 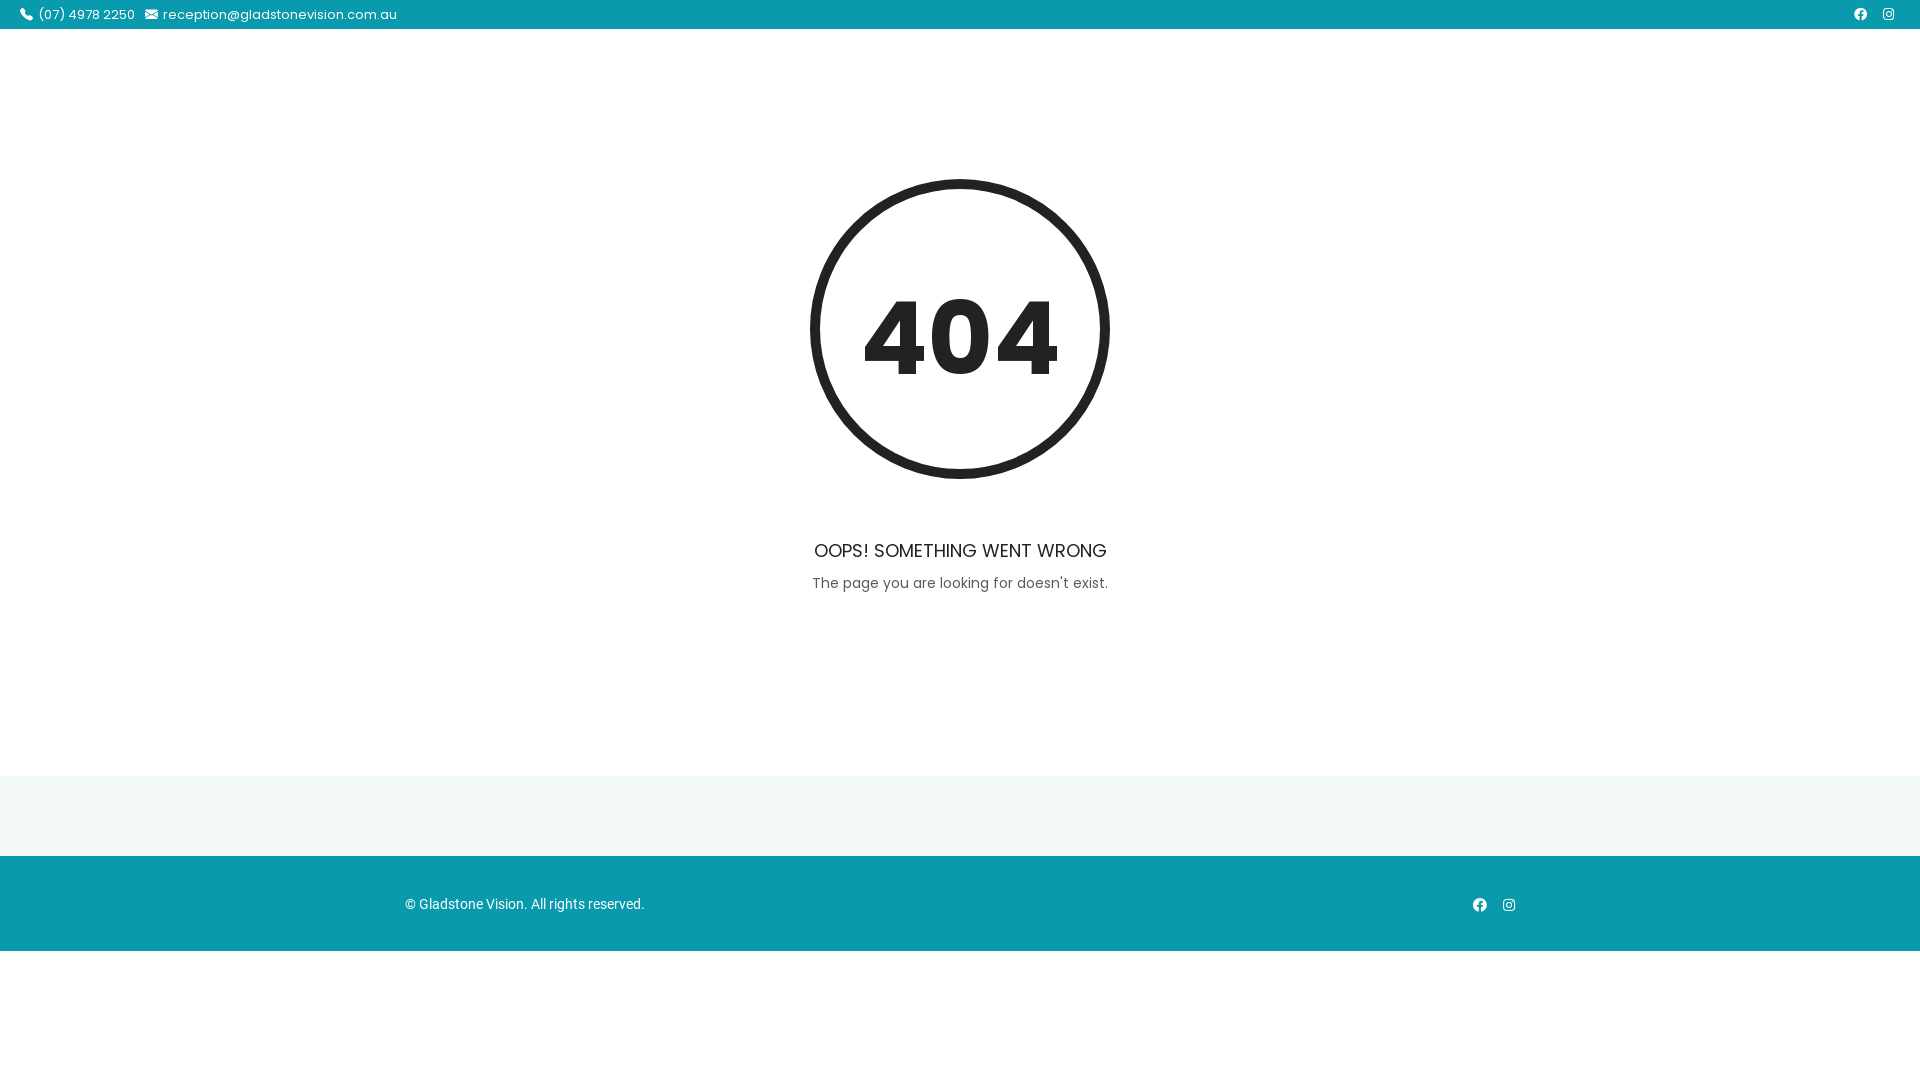 I want to click on '(07) 4978 2250', so click(x=77, y=14).